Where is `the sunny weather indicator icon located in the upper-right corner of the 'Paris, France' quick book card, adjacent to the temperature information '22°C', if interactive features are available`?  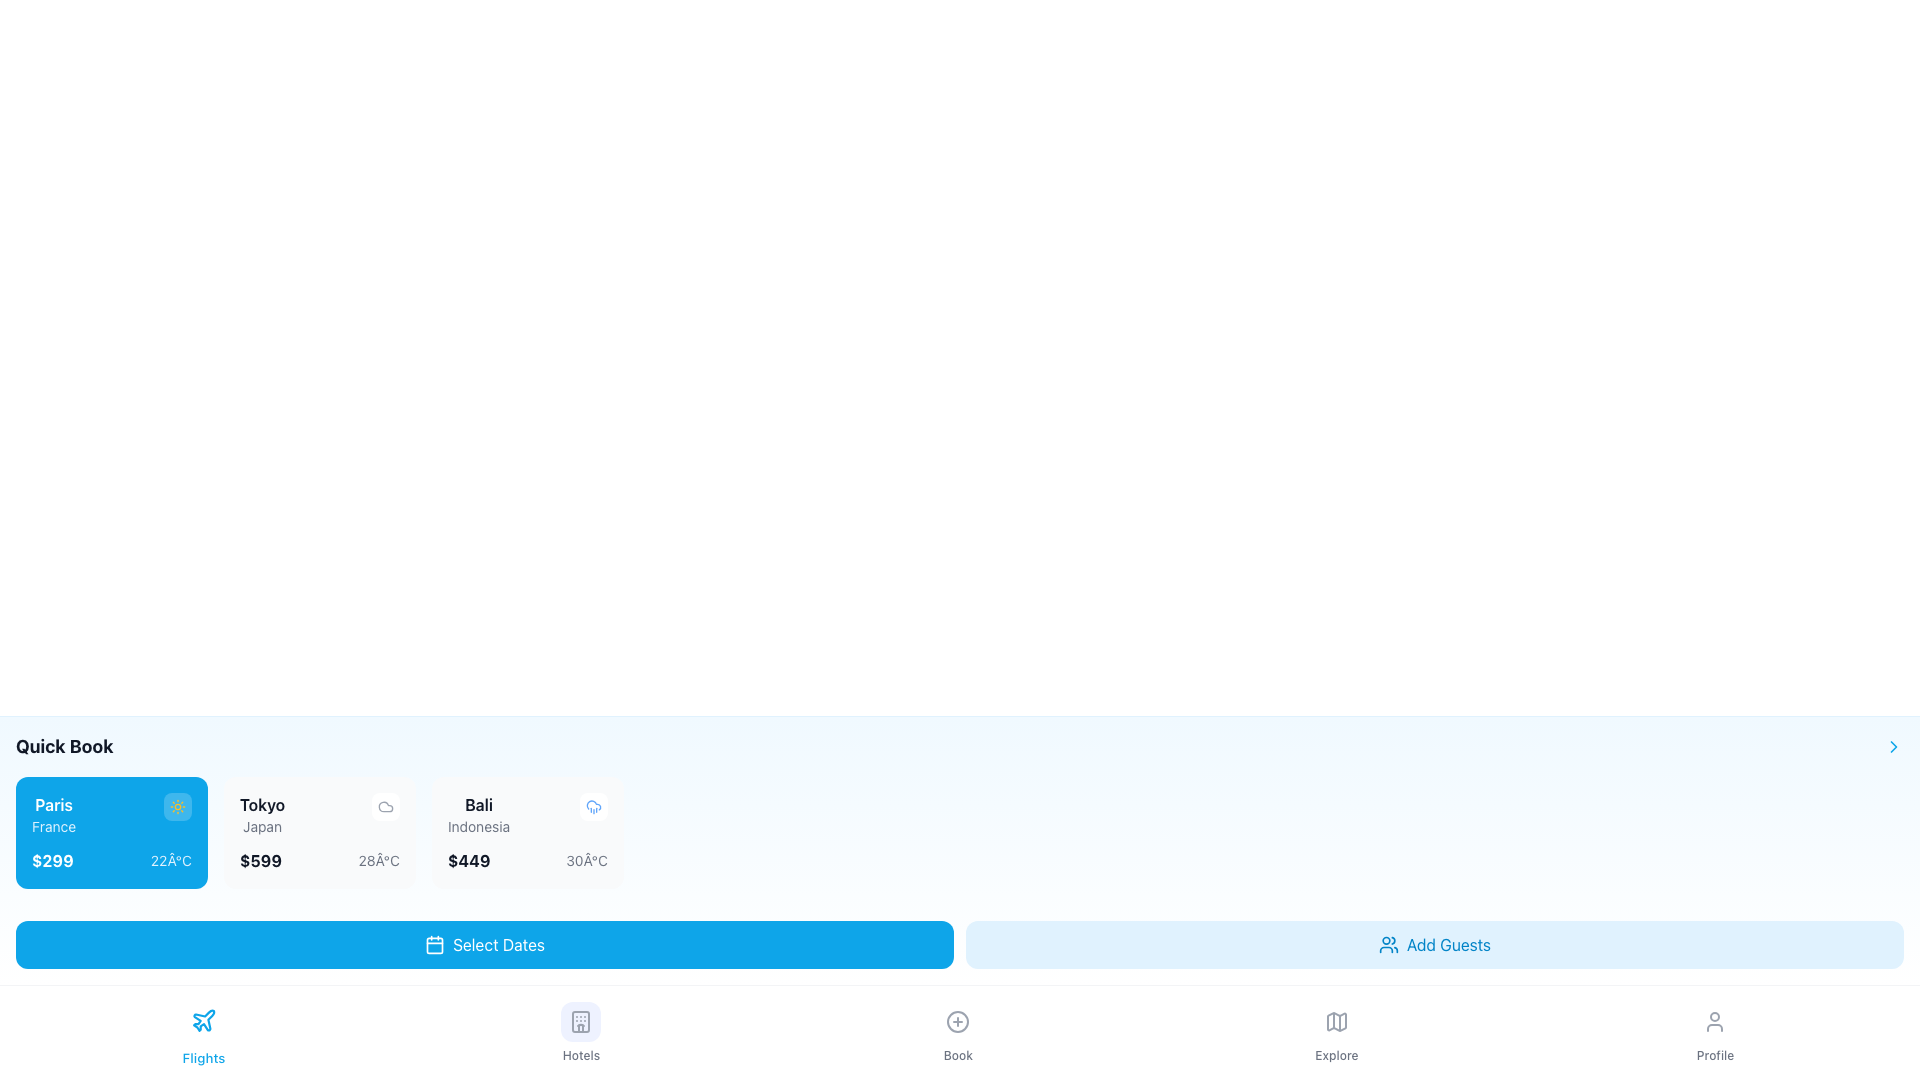
the sunny weather indicator icon located in the upper-right corner of the 'Paris, France' quick book card, adjacent to the temperature information '22°C', if interactive features are available is located at coordinates (177, 805).